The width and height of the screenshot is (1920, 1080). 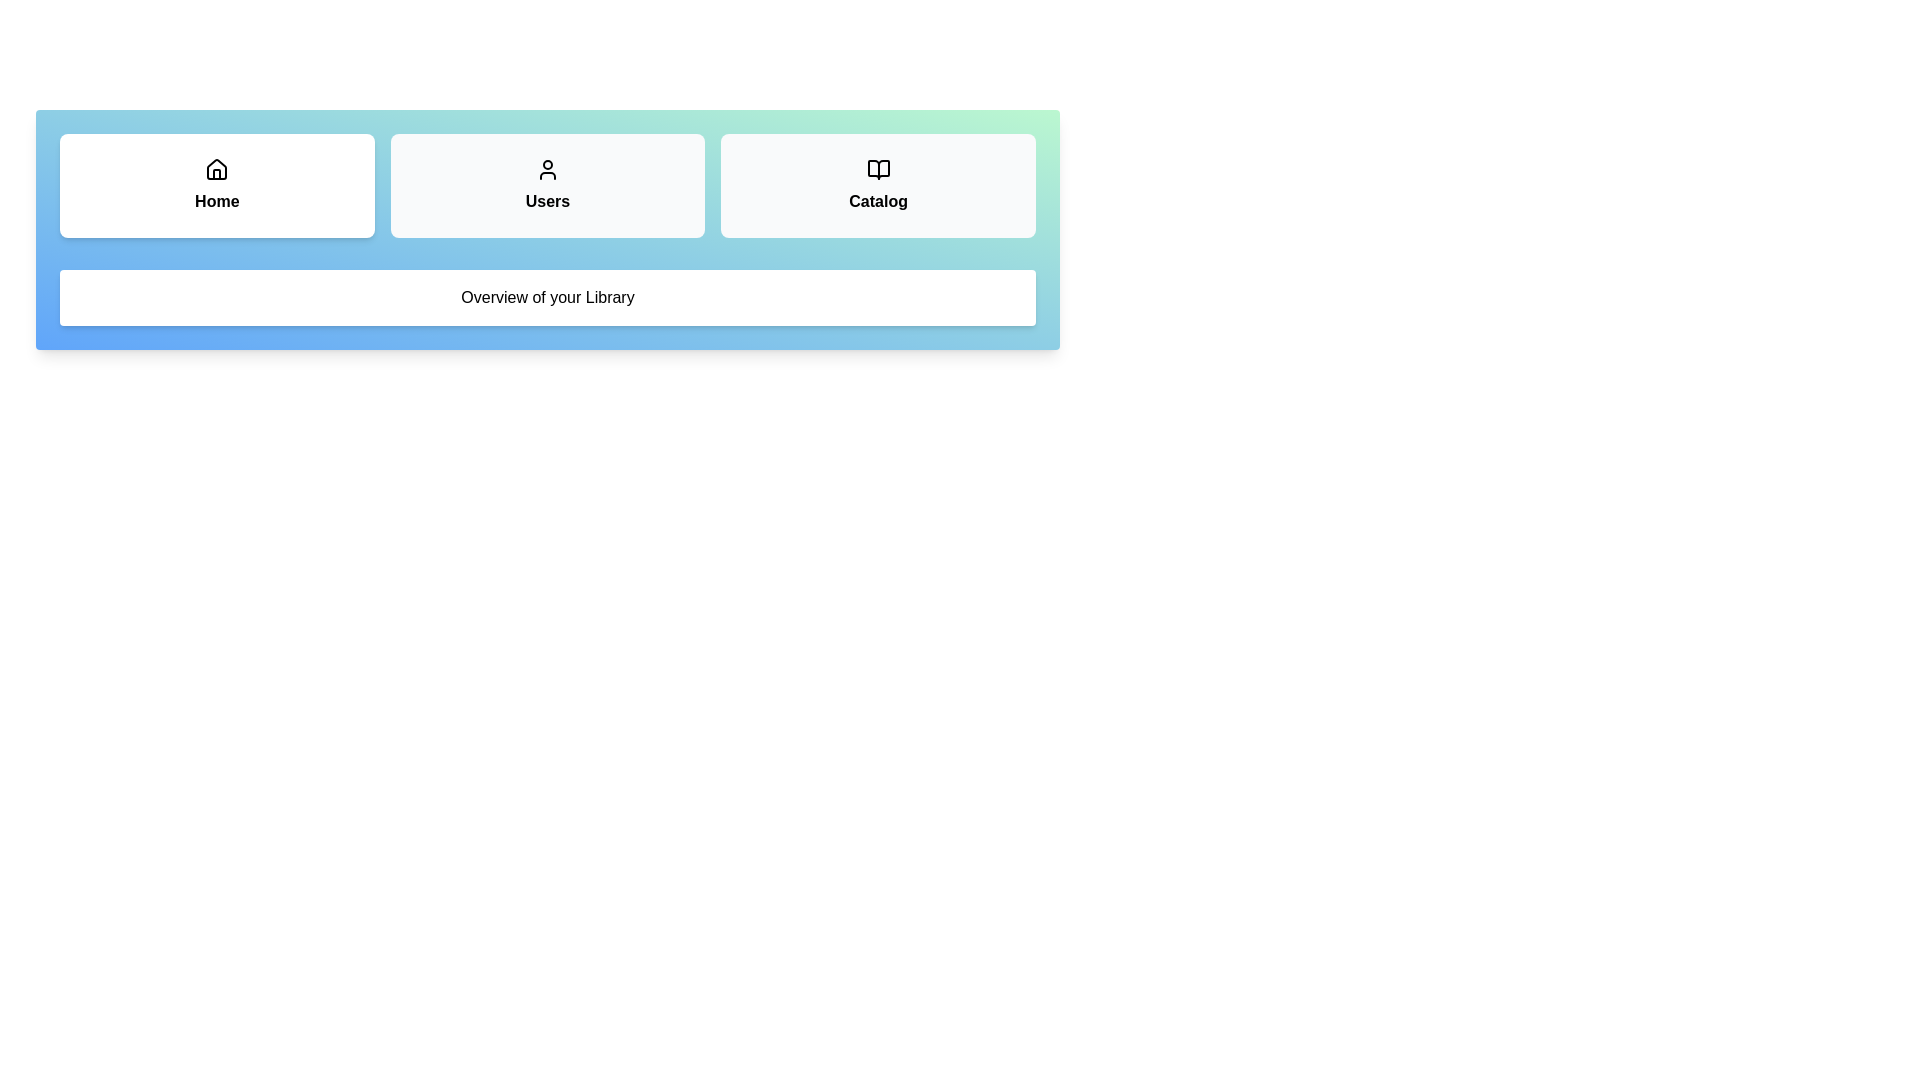 I want to click on the tab labeled Catalog to observe its hover effect, so click(x=878, y=185).